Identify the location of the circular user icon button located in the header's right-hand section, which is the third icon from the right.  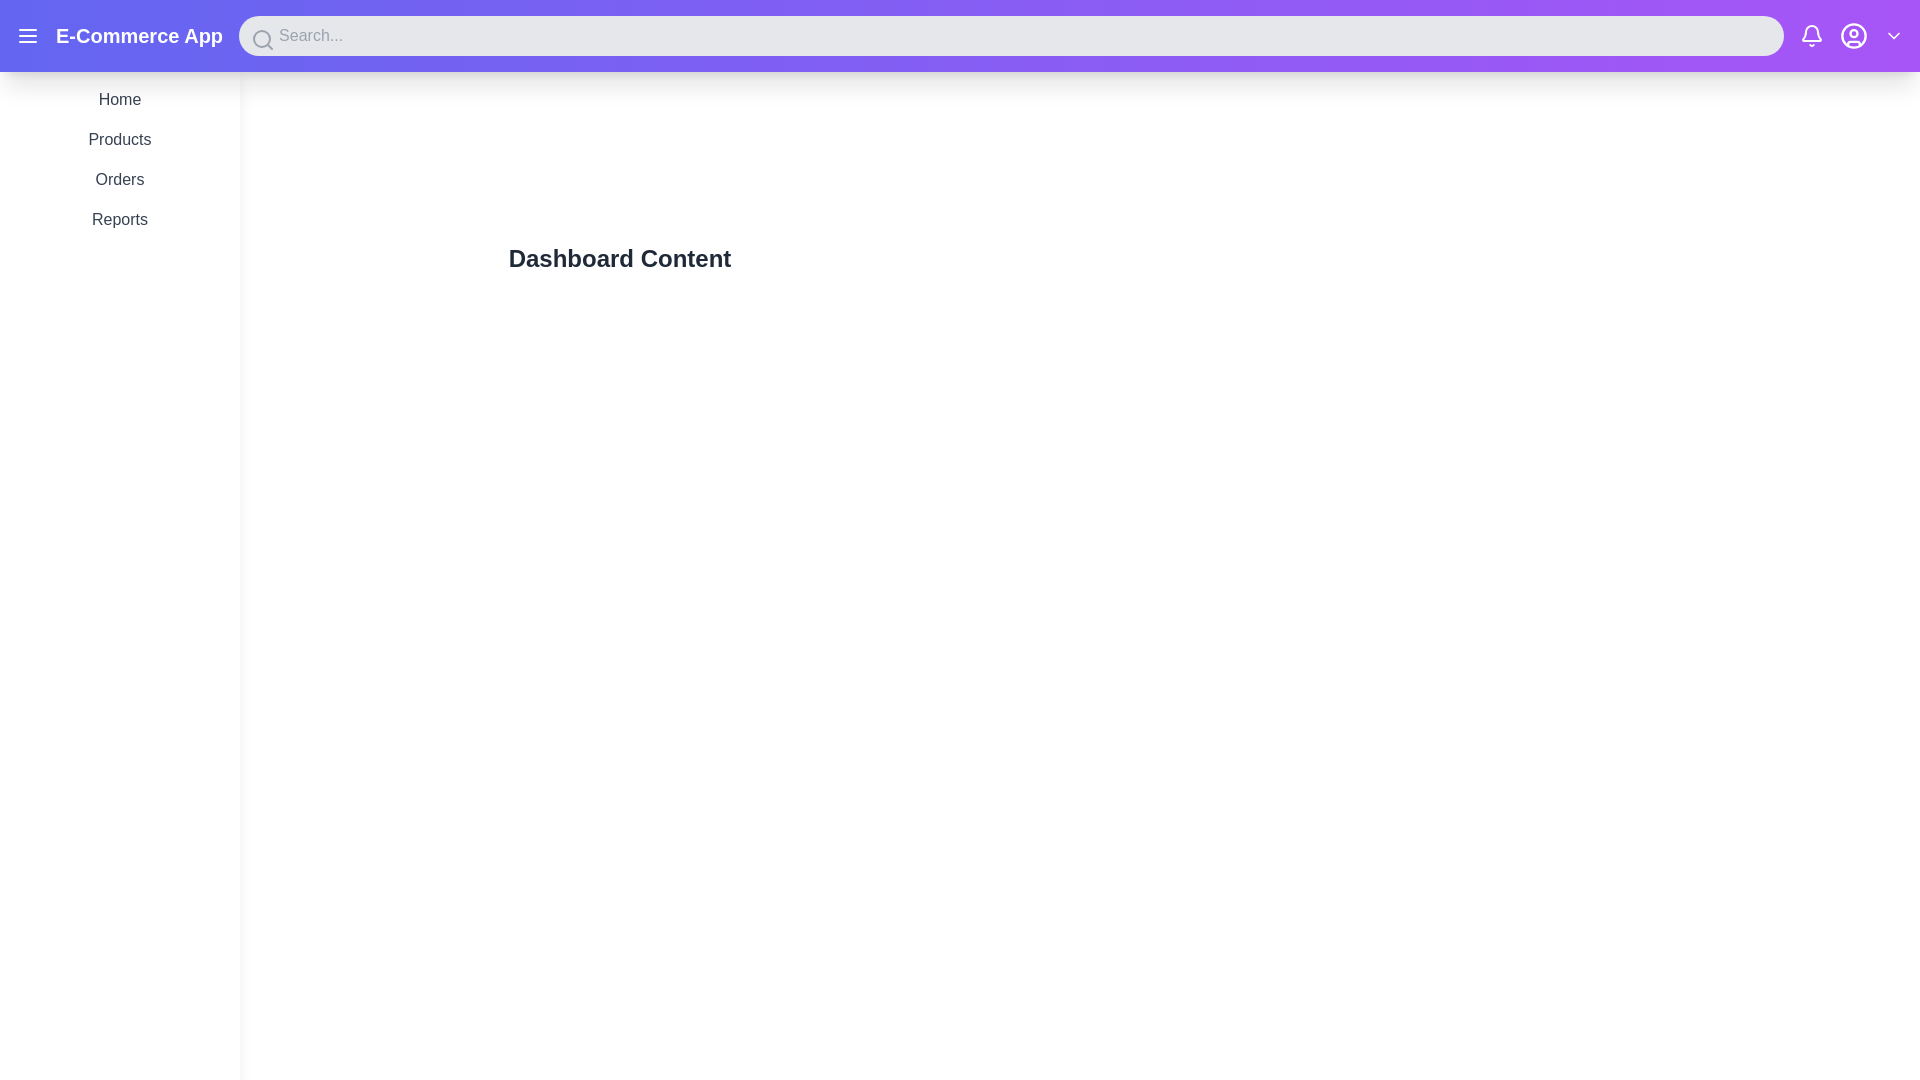
(1852, 35).